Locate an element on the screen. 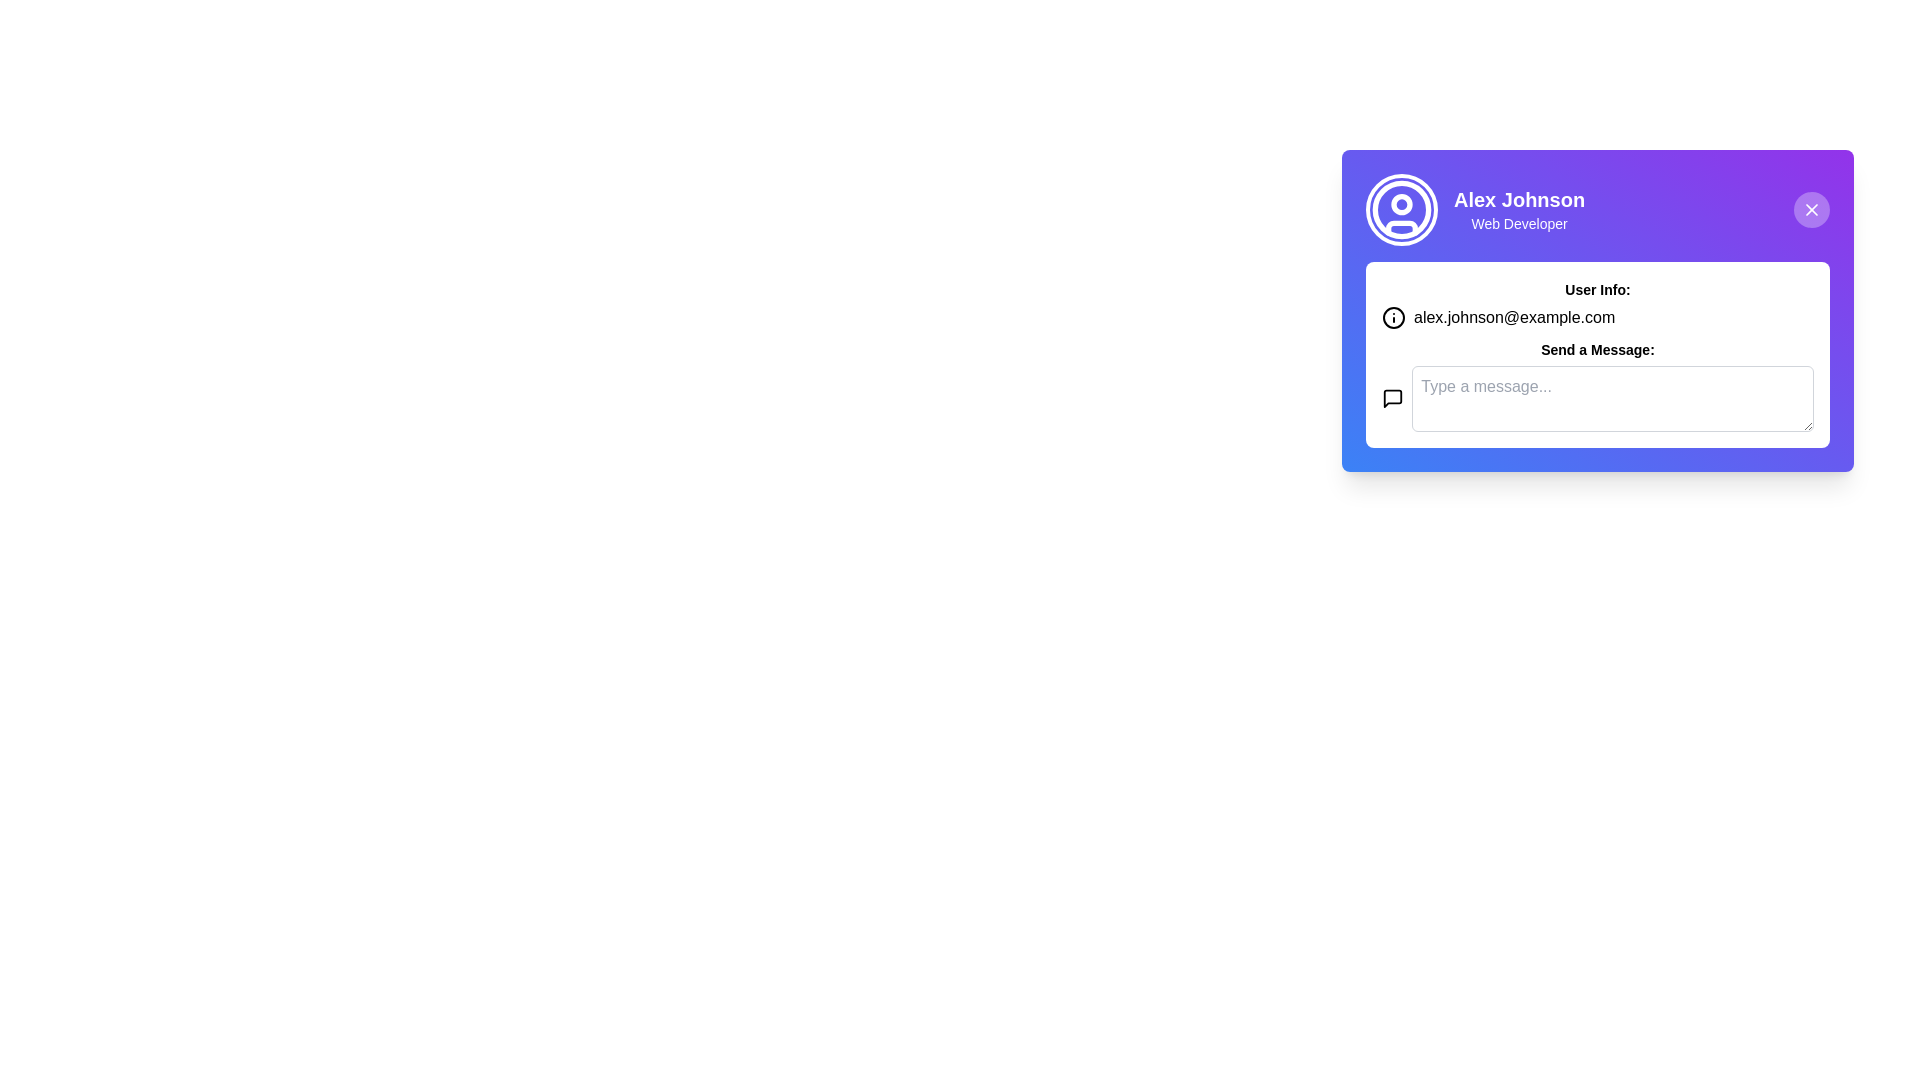  the Information Display element that shows 'User Info: alex.johnson@example.com', which includes an 'i' icon and is located above the 'Send a Message:' section is located at coordinates (1597, 304).